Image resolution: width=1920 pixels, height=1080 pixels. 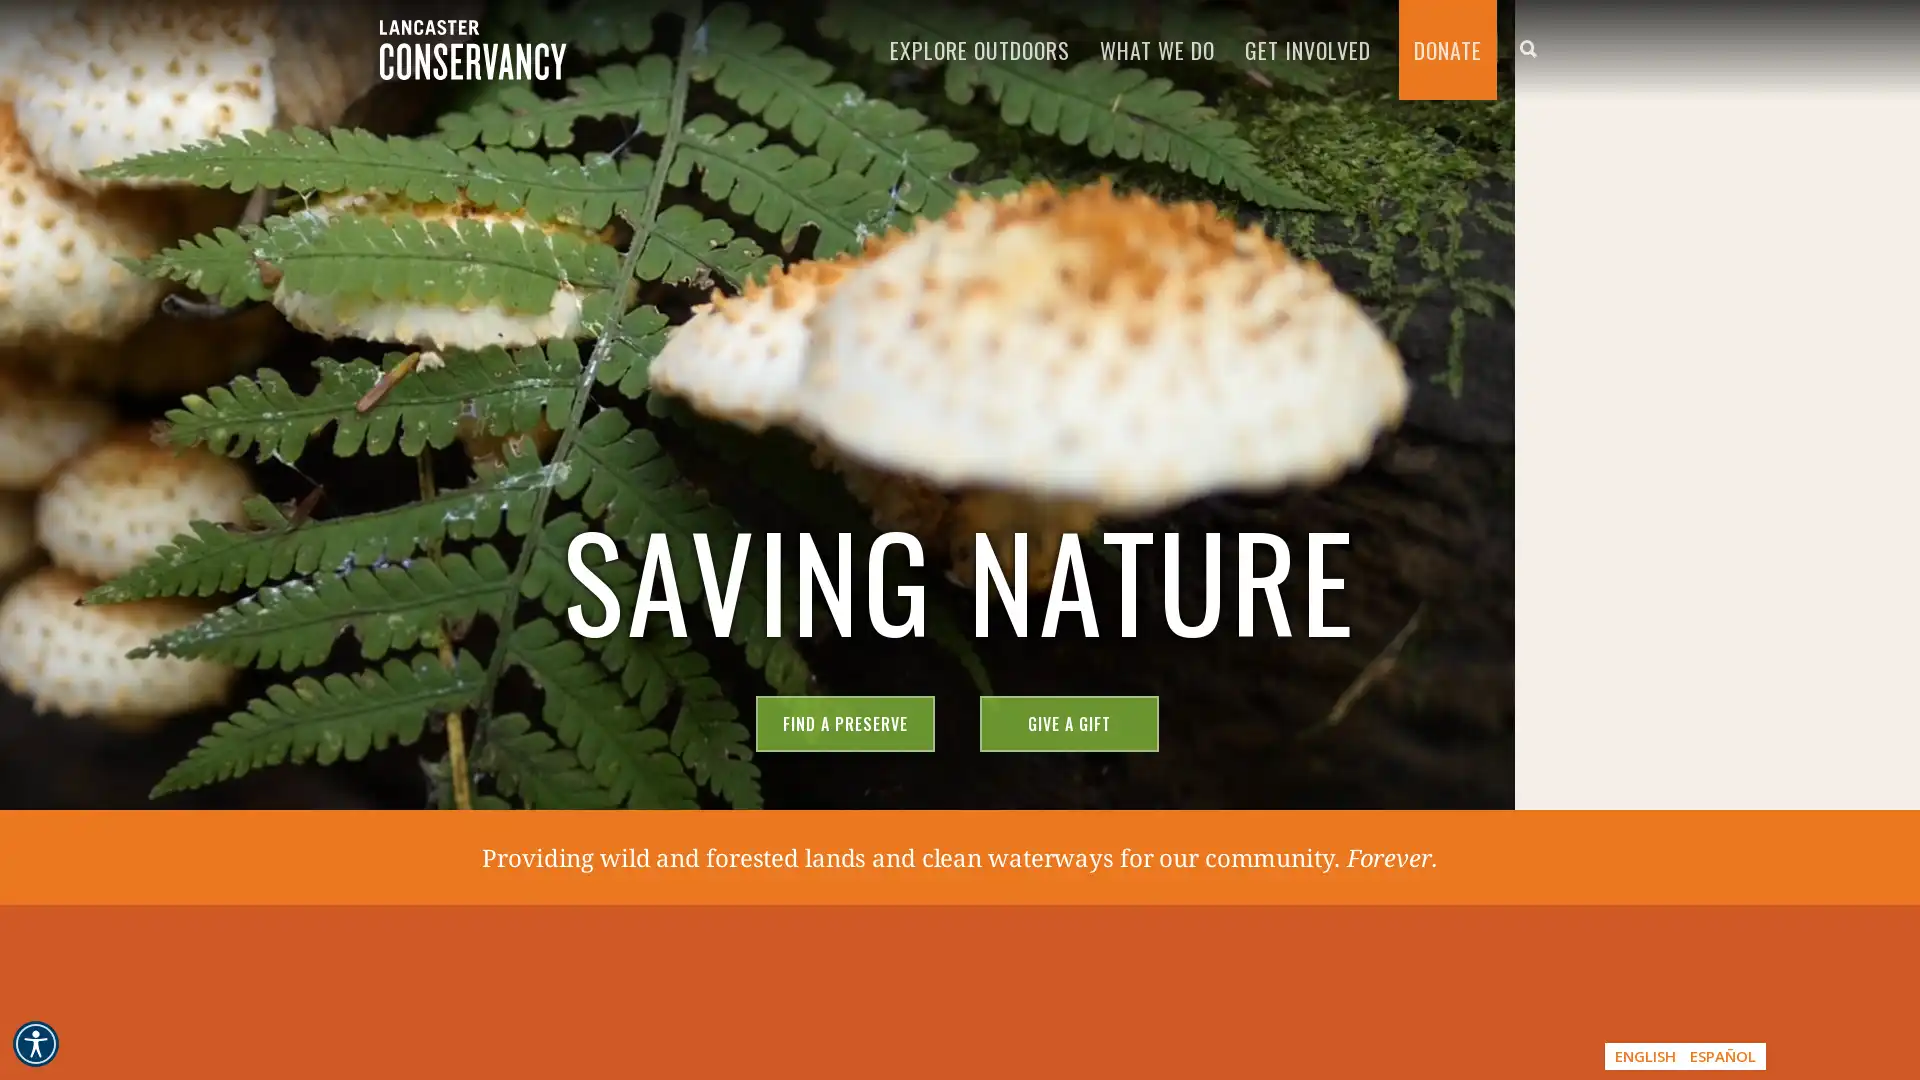 I want to click on Go, so click(x=955, y=660).